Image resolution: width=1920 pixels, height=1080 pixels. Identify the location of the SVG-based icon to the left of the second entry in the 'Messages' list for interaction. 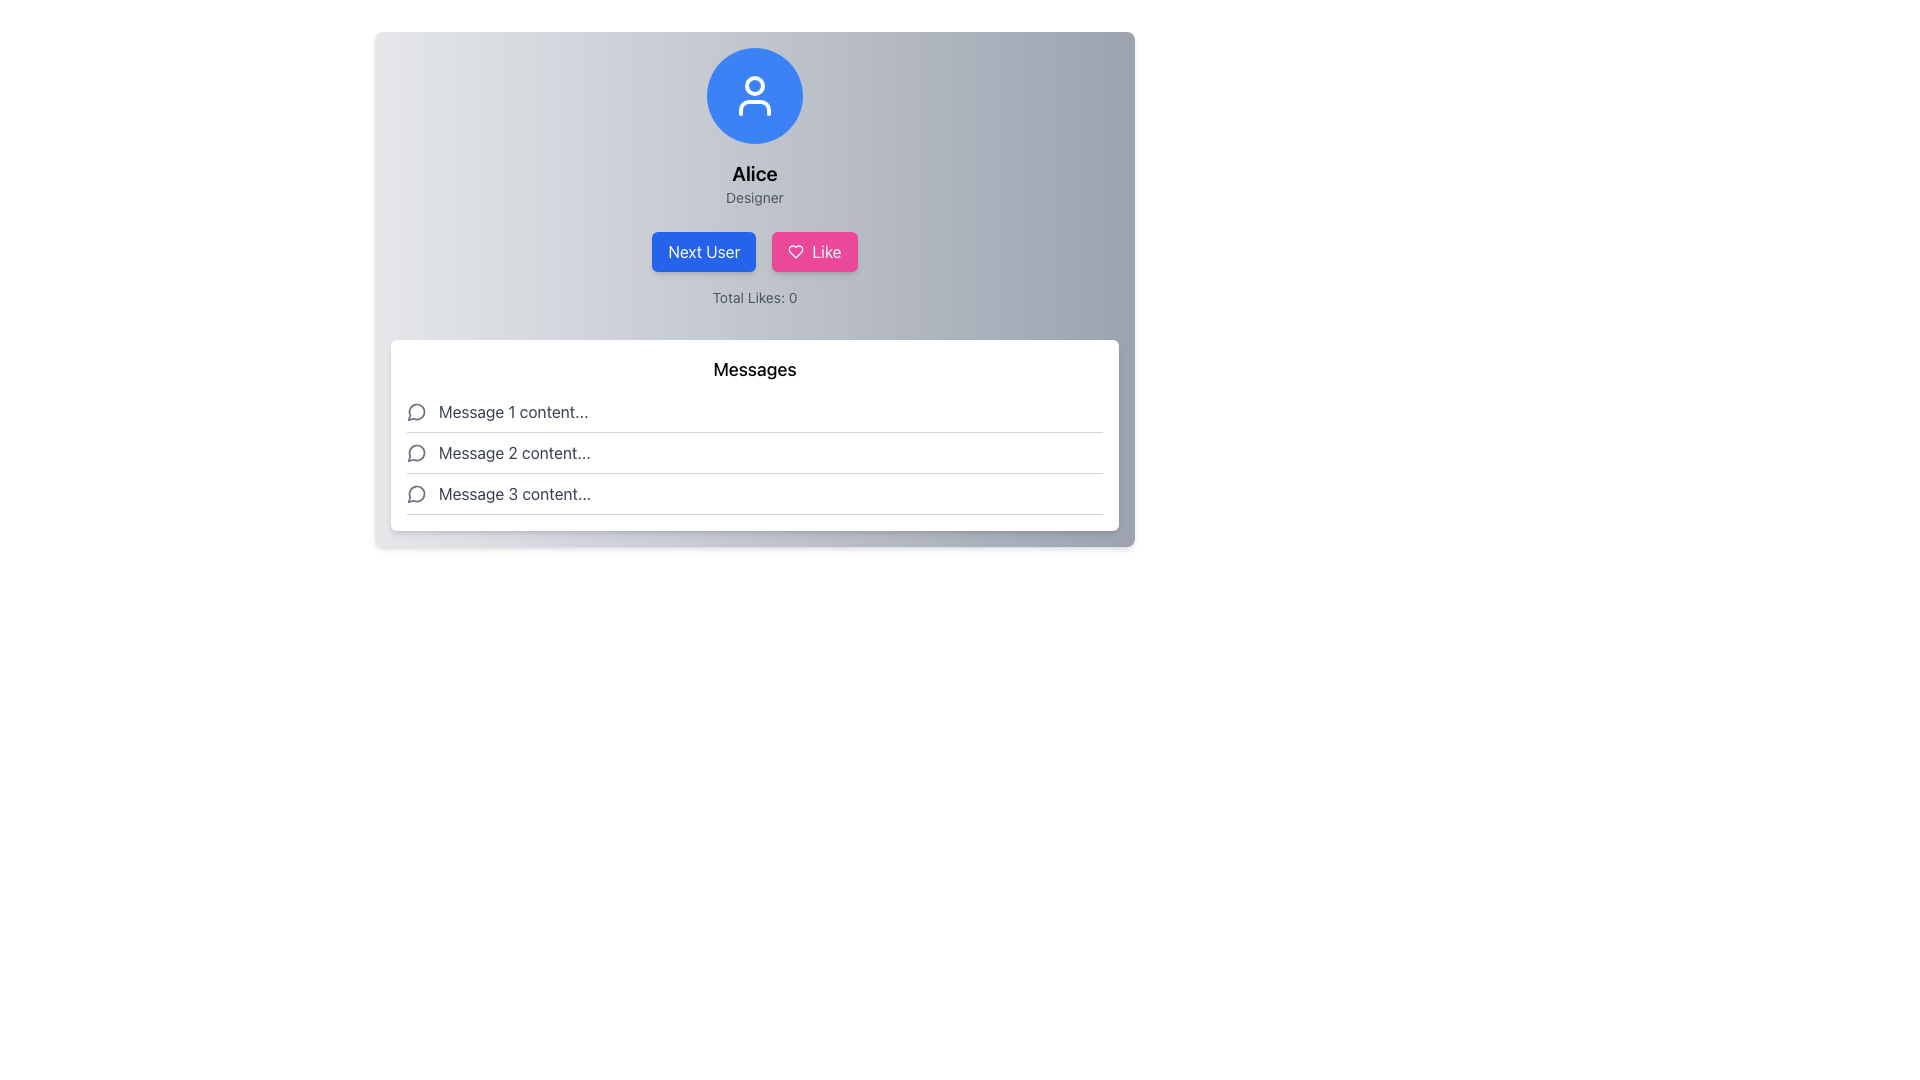
(415, 453).